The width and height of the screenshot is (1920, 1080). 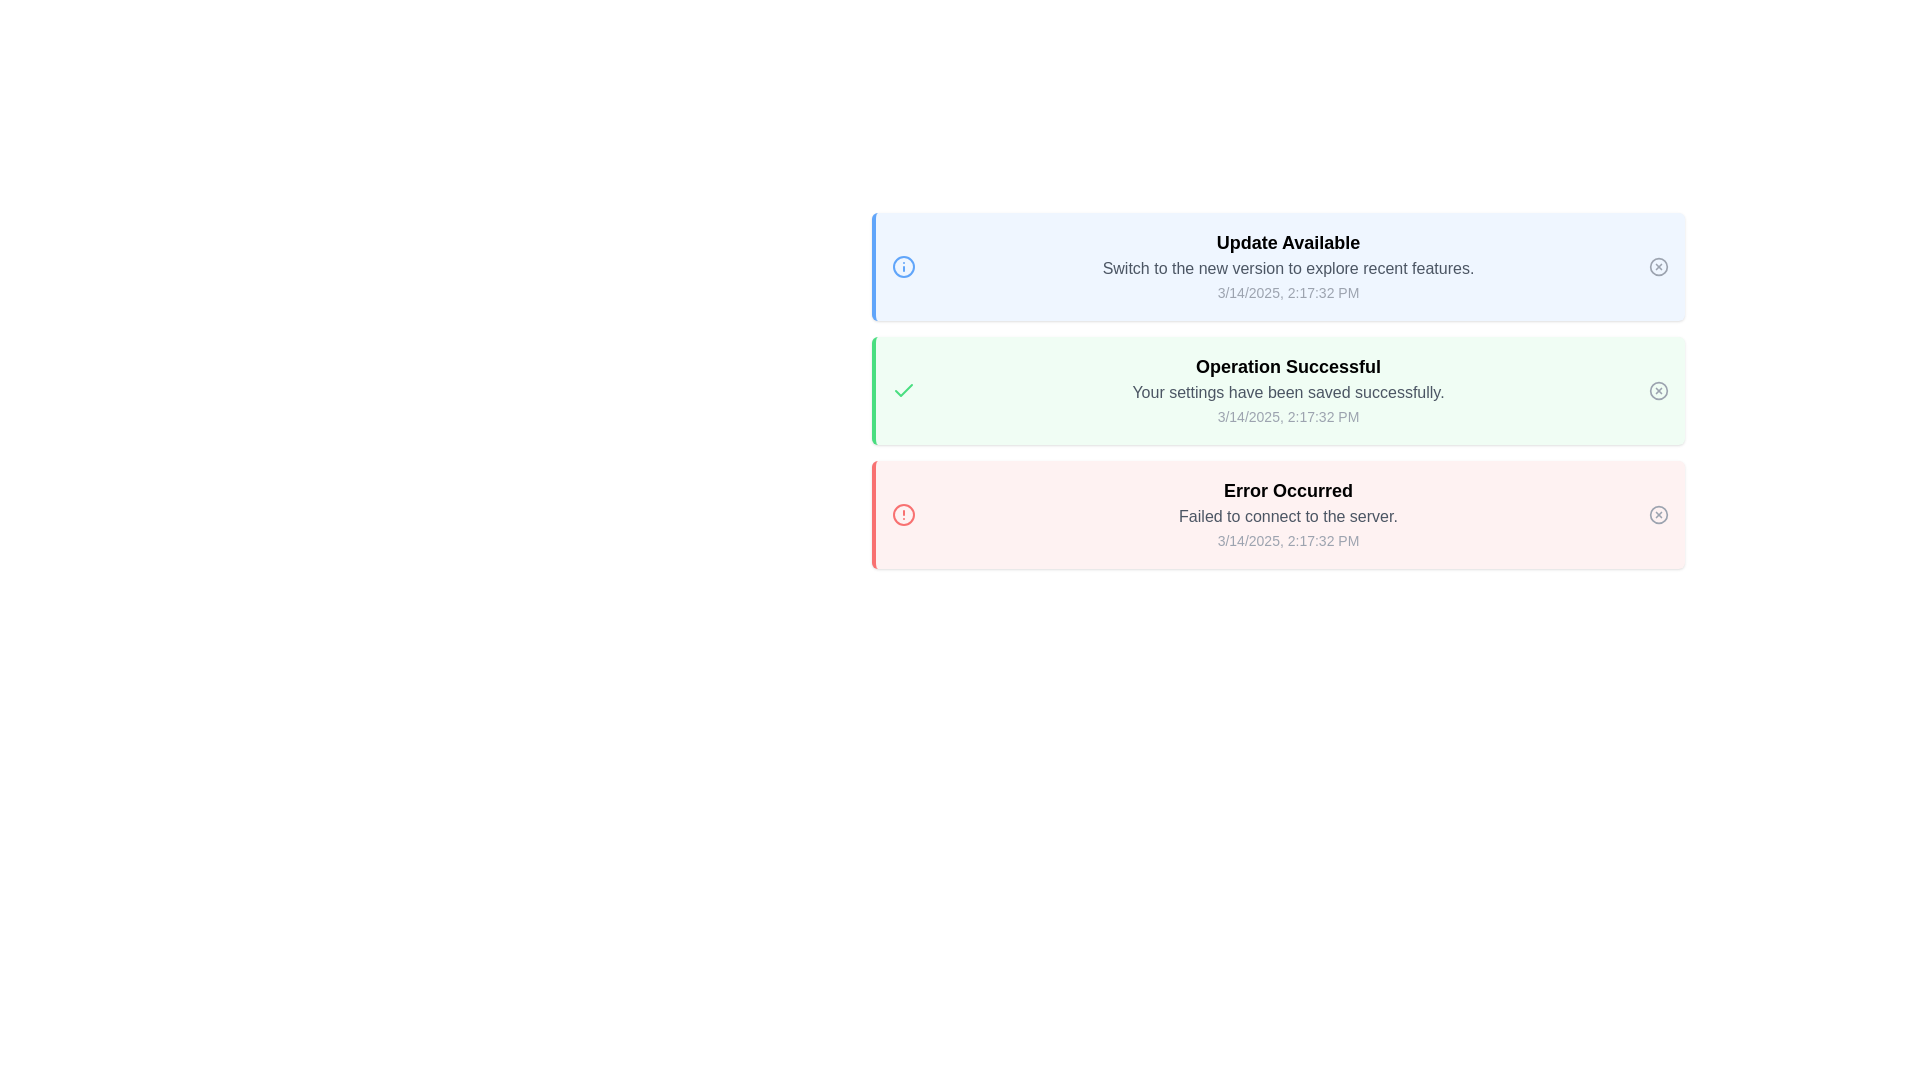 What do you see at coordinates (1659, 265) in the screenshot?
I see `the dismiss button located at the far-right of the 'Update Available' notification card` at bounding box center [1659, 265].